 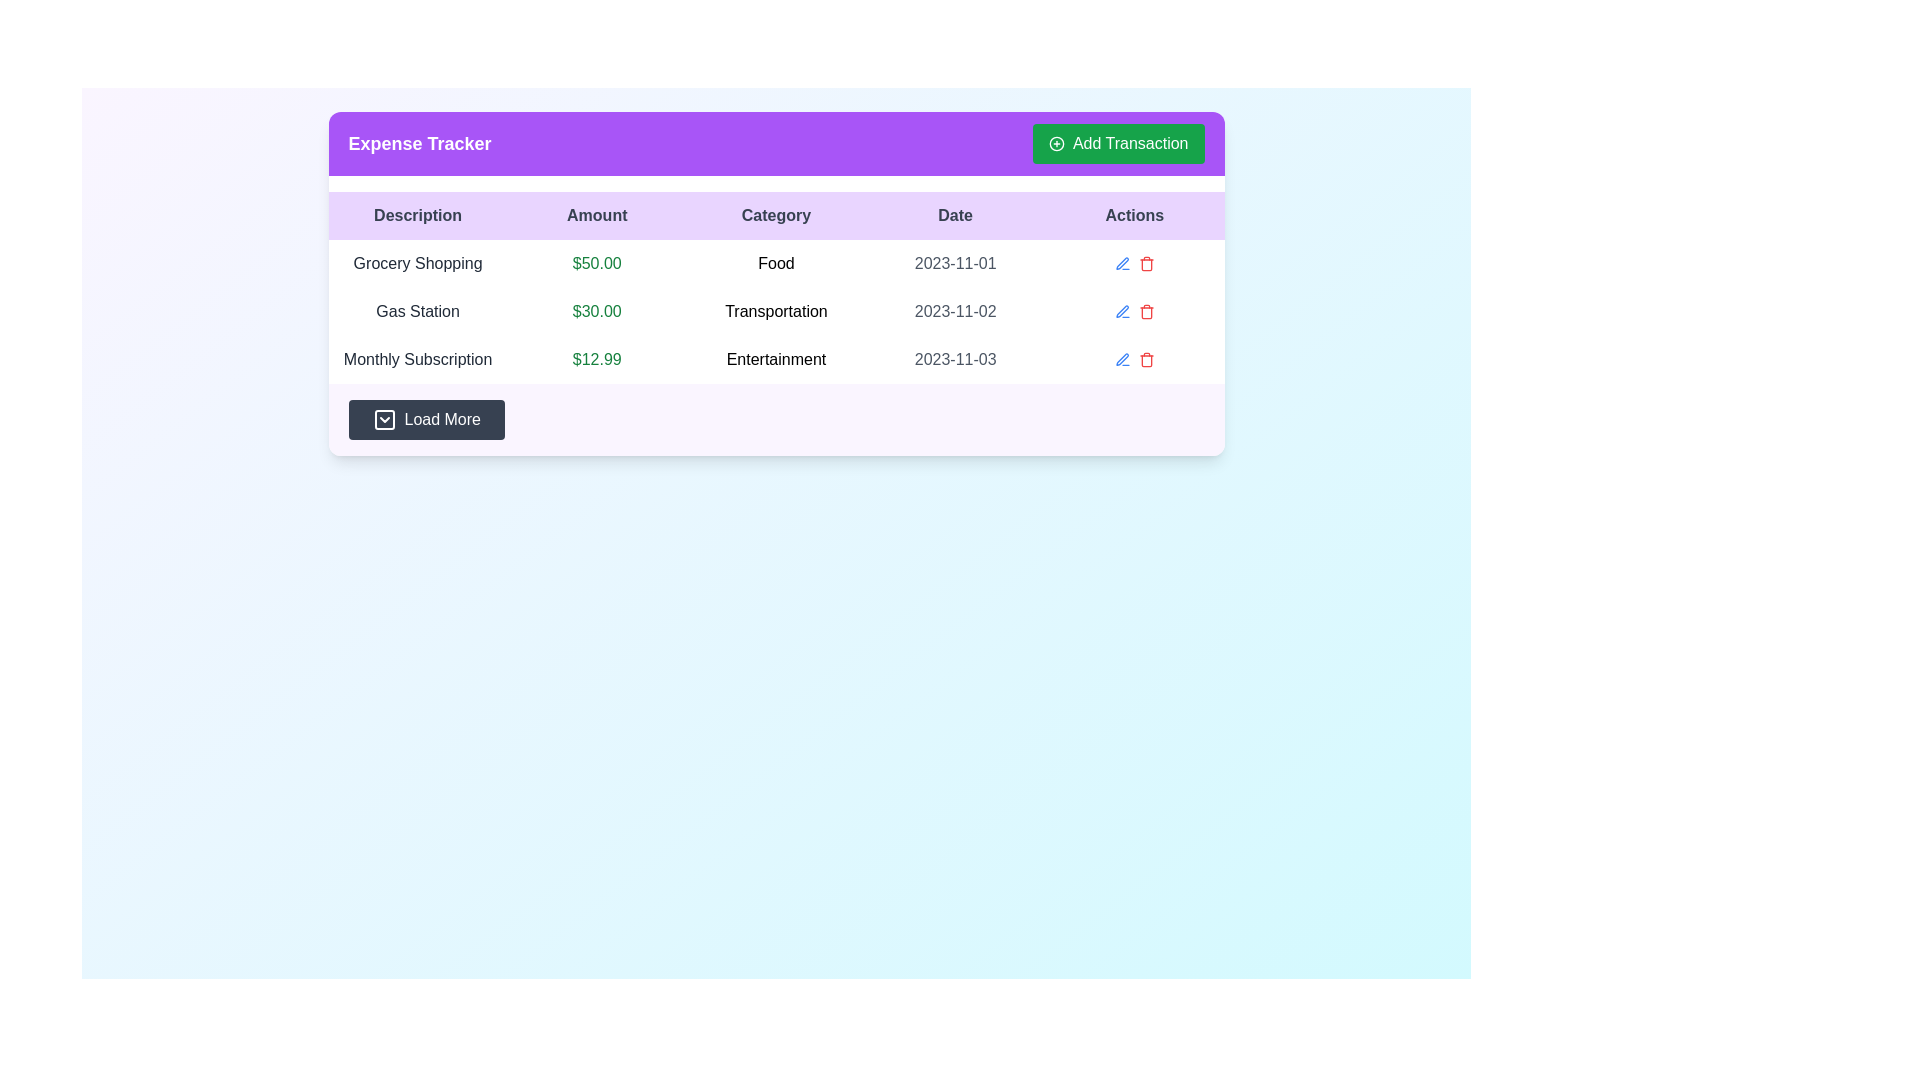 I want to click on the button located at the bottom of the transaction details section, so click(x=775, y=419).